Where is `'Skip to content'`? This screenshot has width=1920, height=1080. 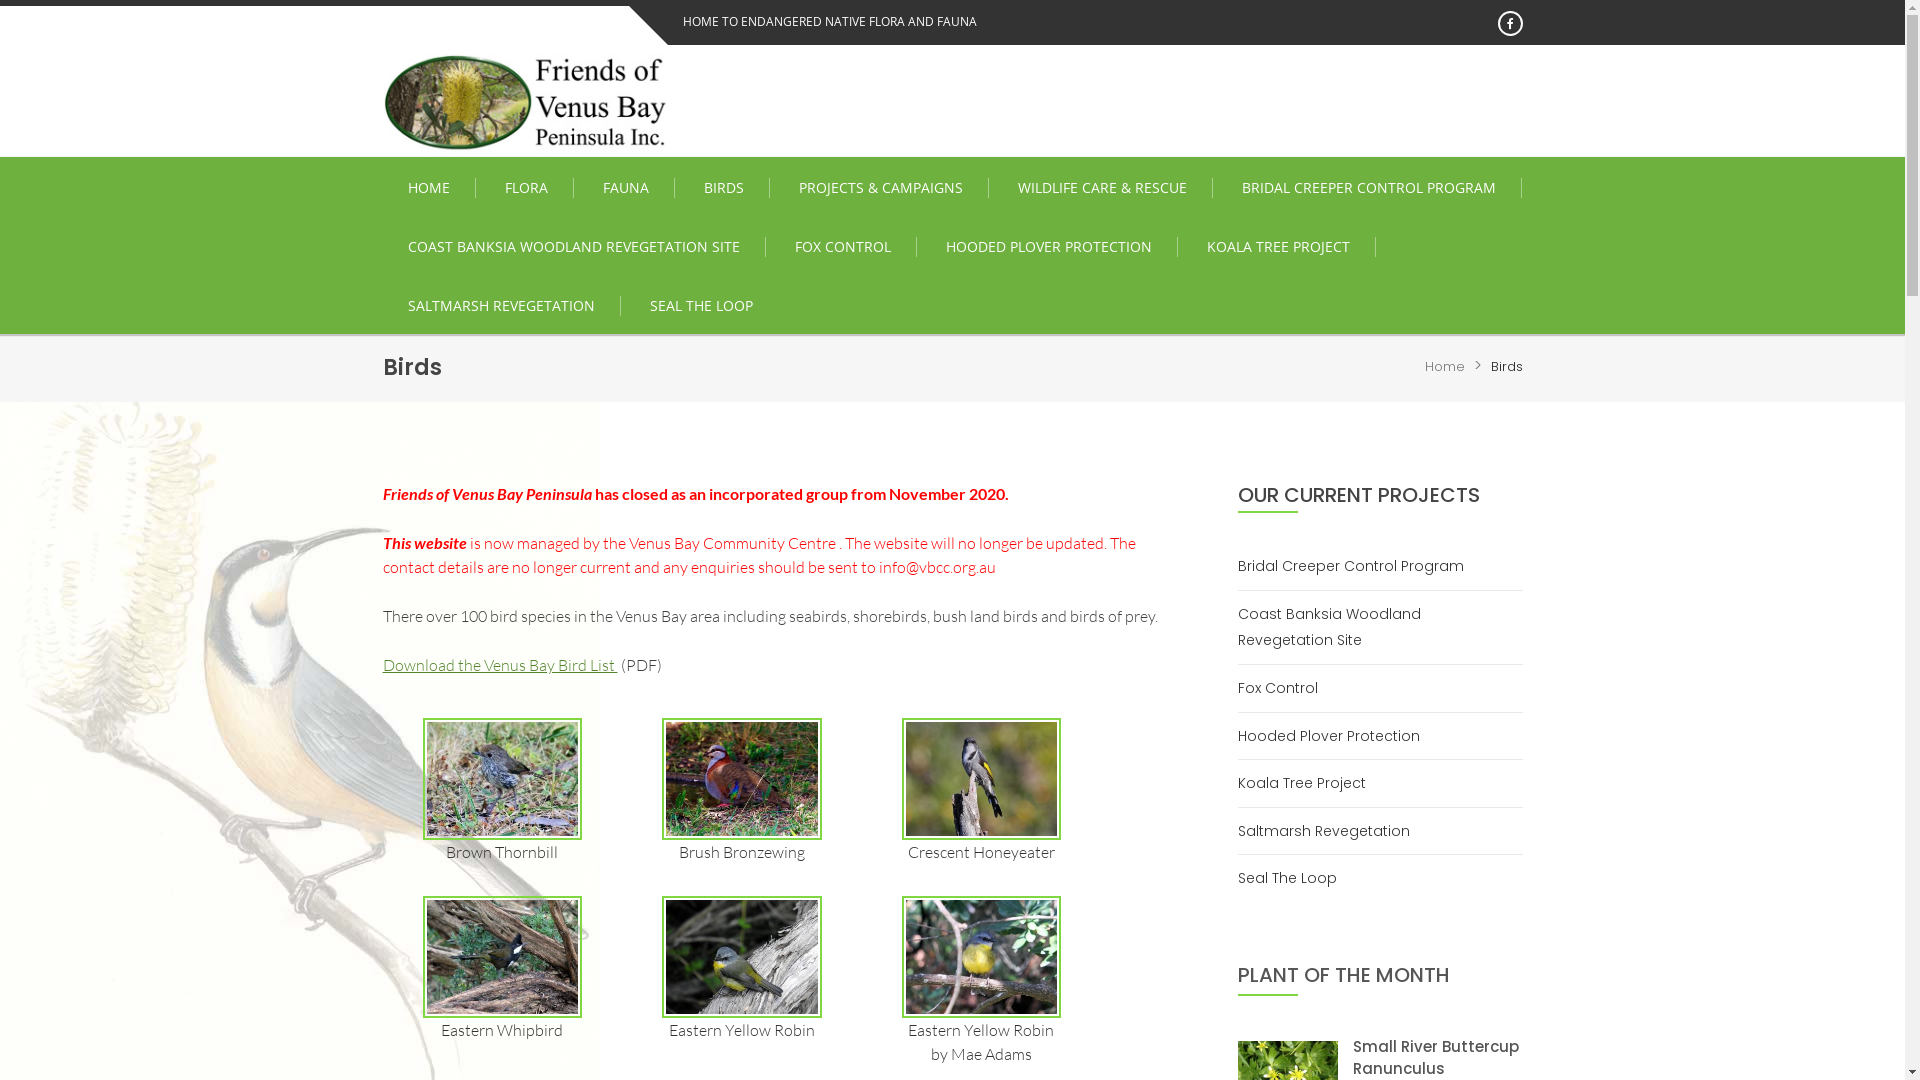 'Skip to content' is located at coordinates (0, 0).